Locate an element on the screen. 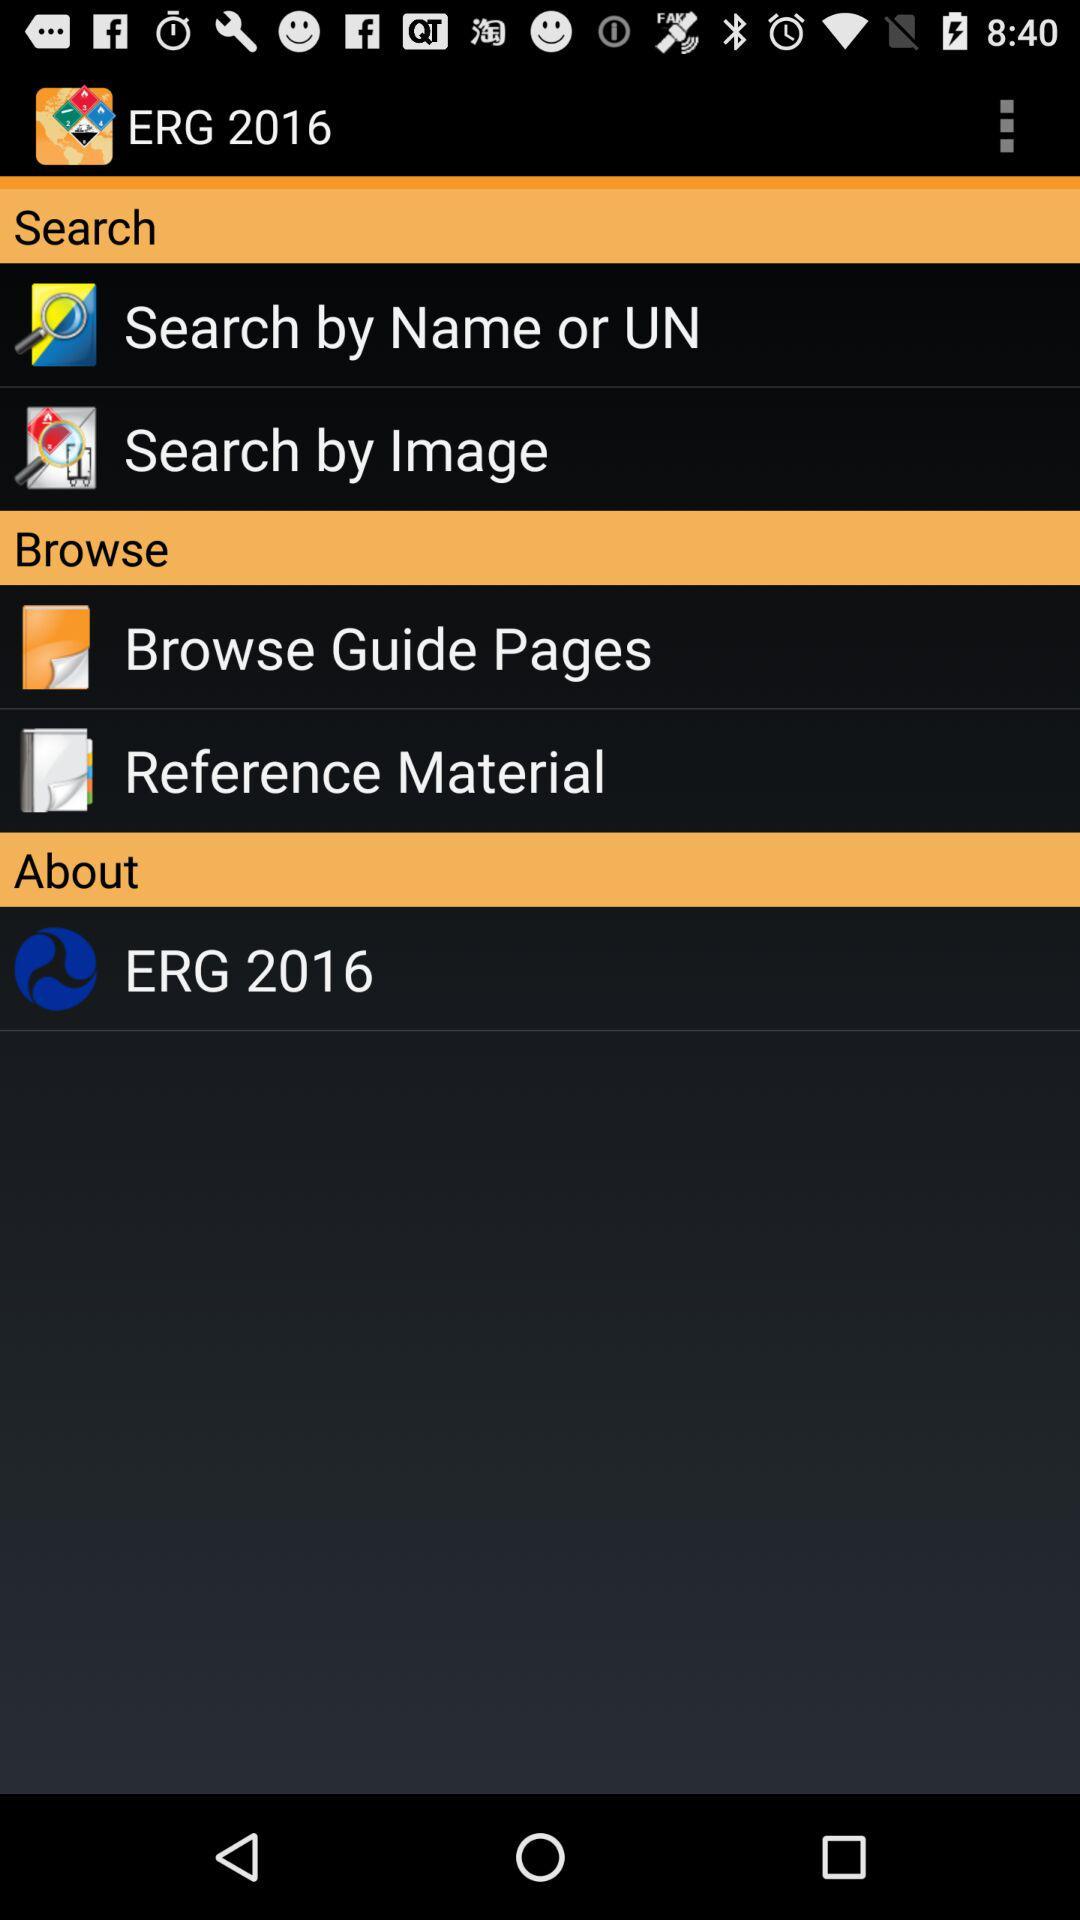 This screenshot has height=1920, width=1080. the app above search icon is located at coordinates (1006, 124).